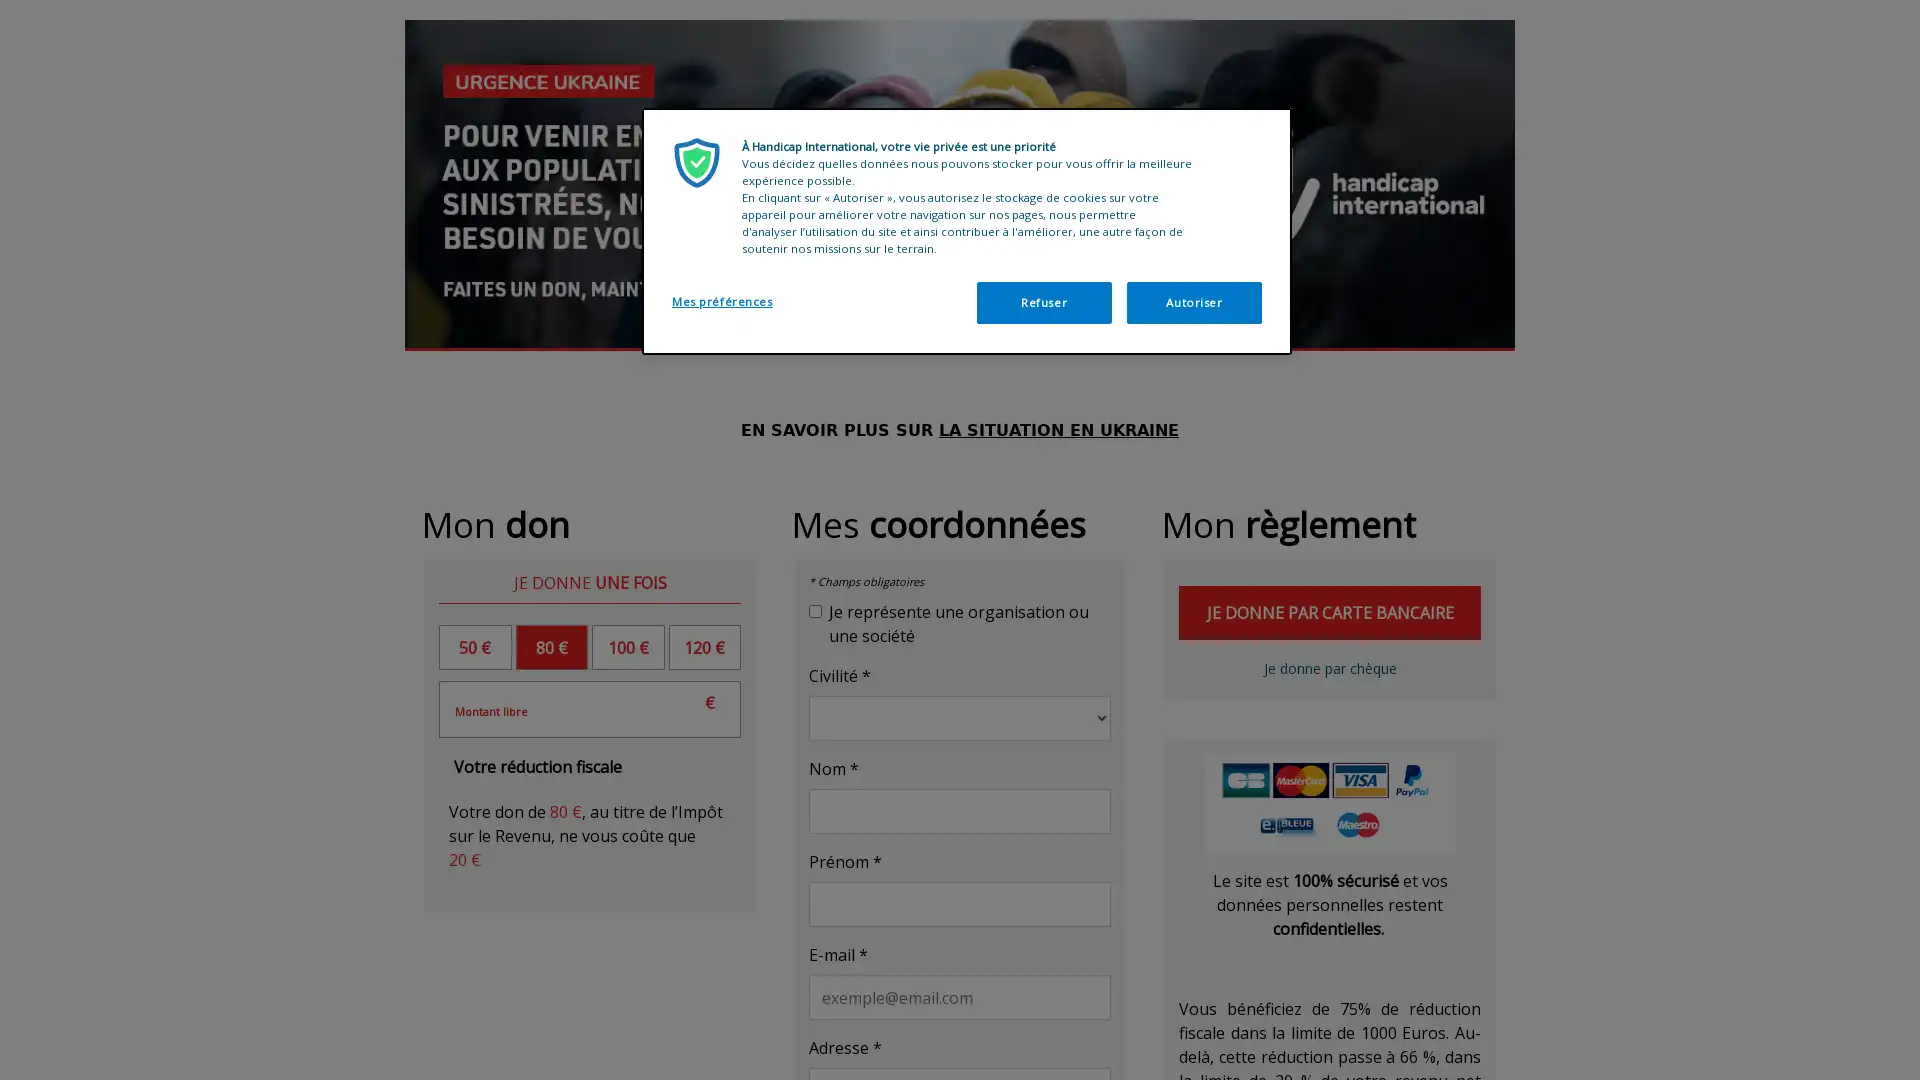  I want to click on 120, so click(704, 647).